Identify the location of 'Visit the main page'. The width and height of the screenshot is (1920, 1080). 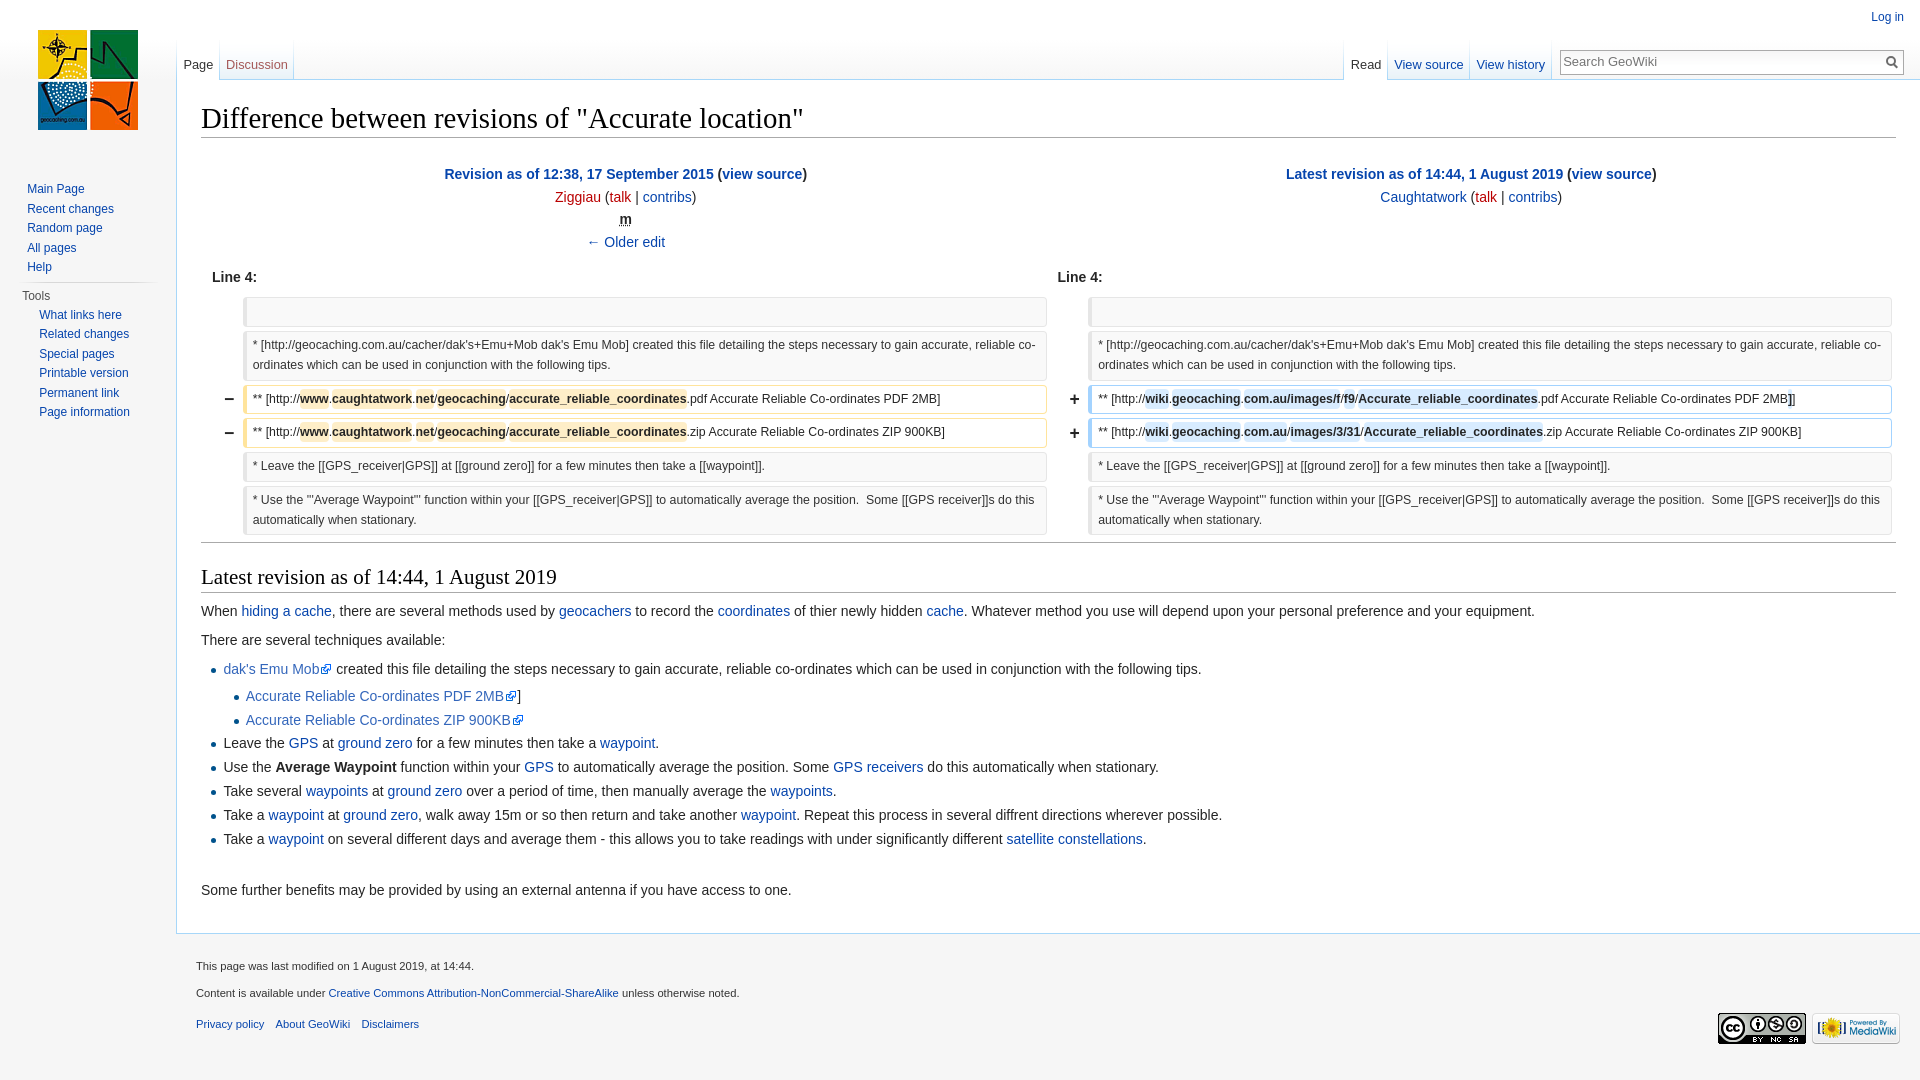
(86, 79).